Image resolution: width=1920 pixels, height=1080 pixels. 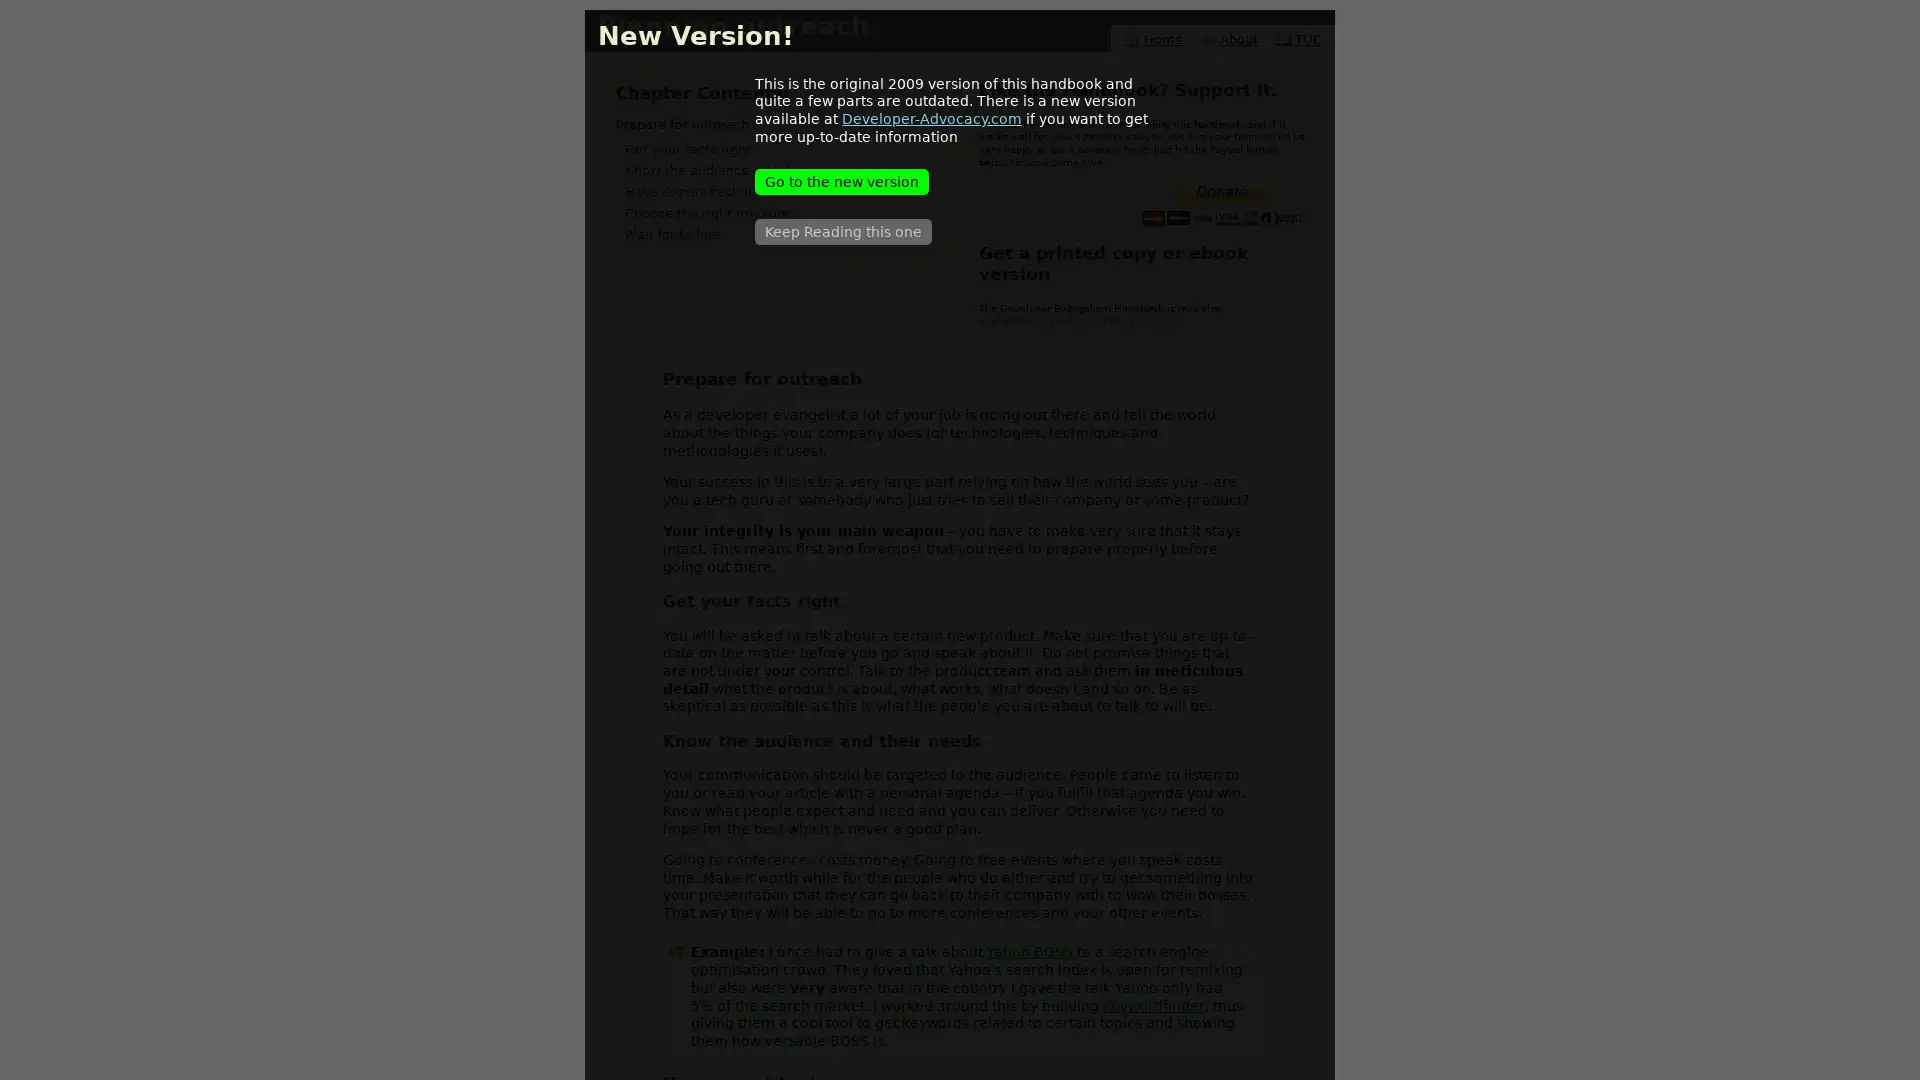 I want to click on Keep Reading this one, so click(x=843, y=230).